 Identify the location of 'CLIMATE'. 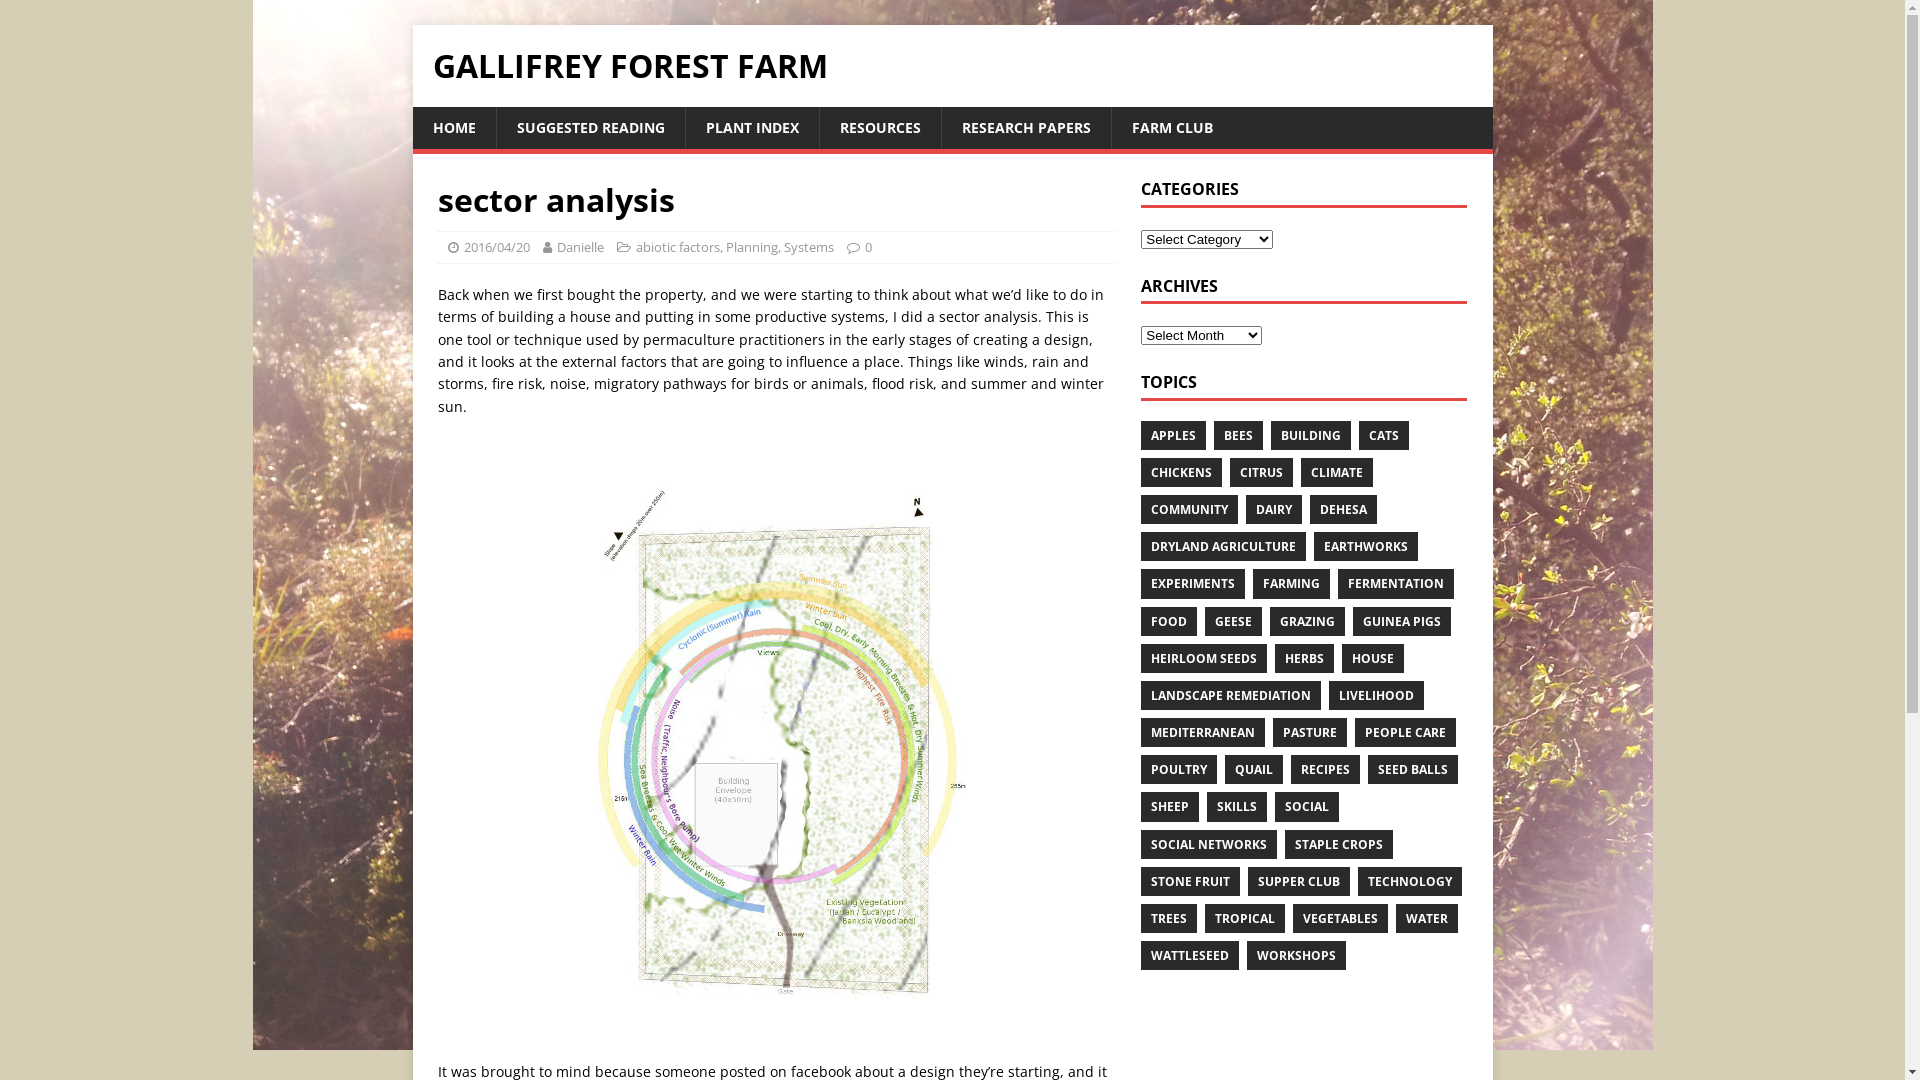
(1300, 472).